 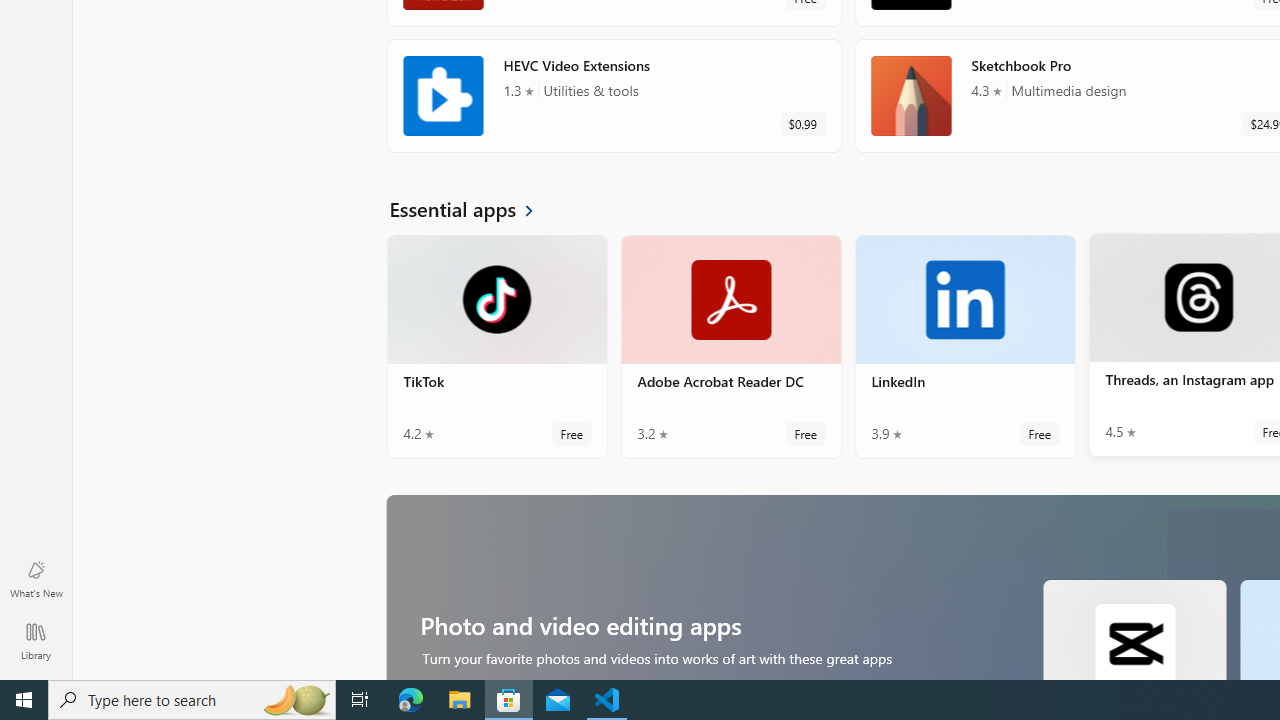 I want to click on 'Library', so click(x=35, y=640).